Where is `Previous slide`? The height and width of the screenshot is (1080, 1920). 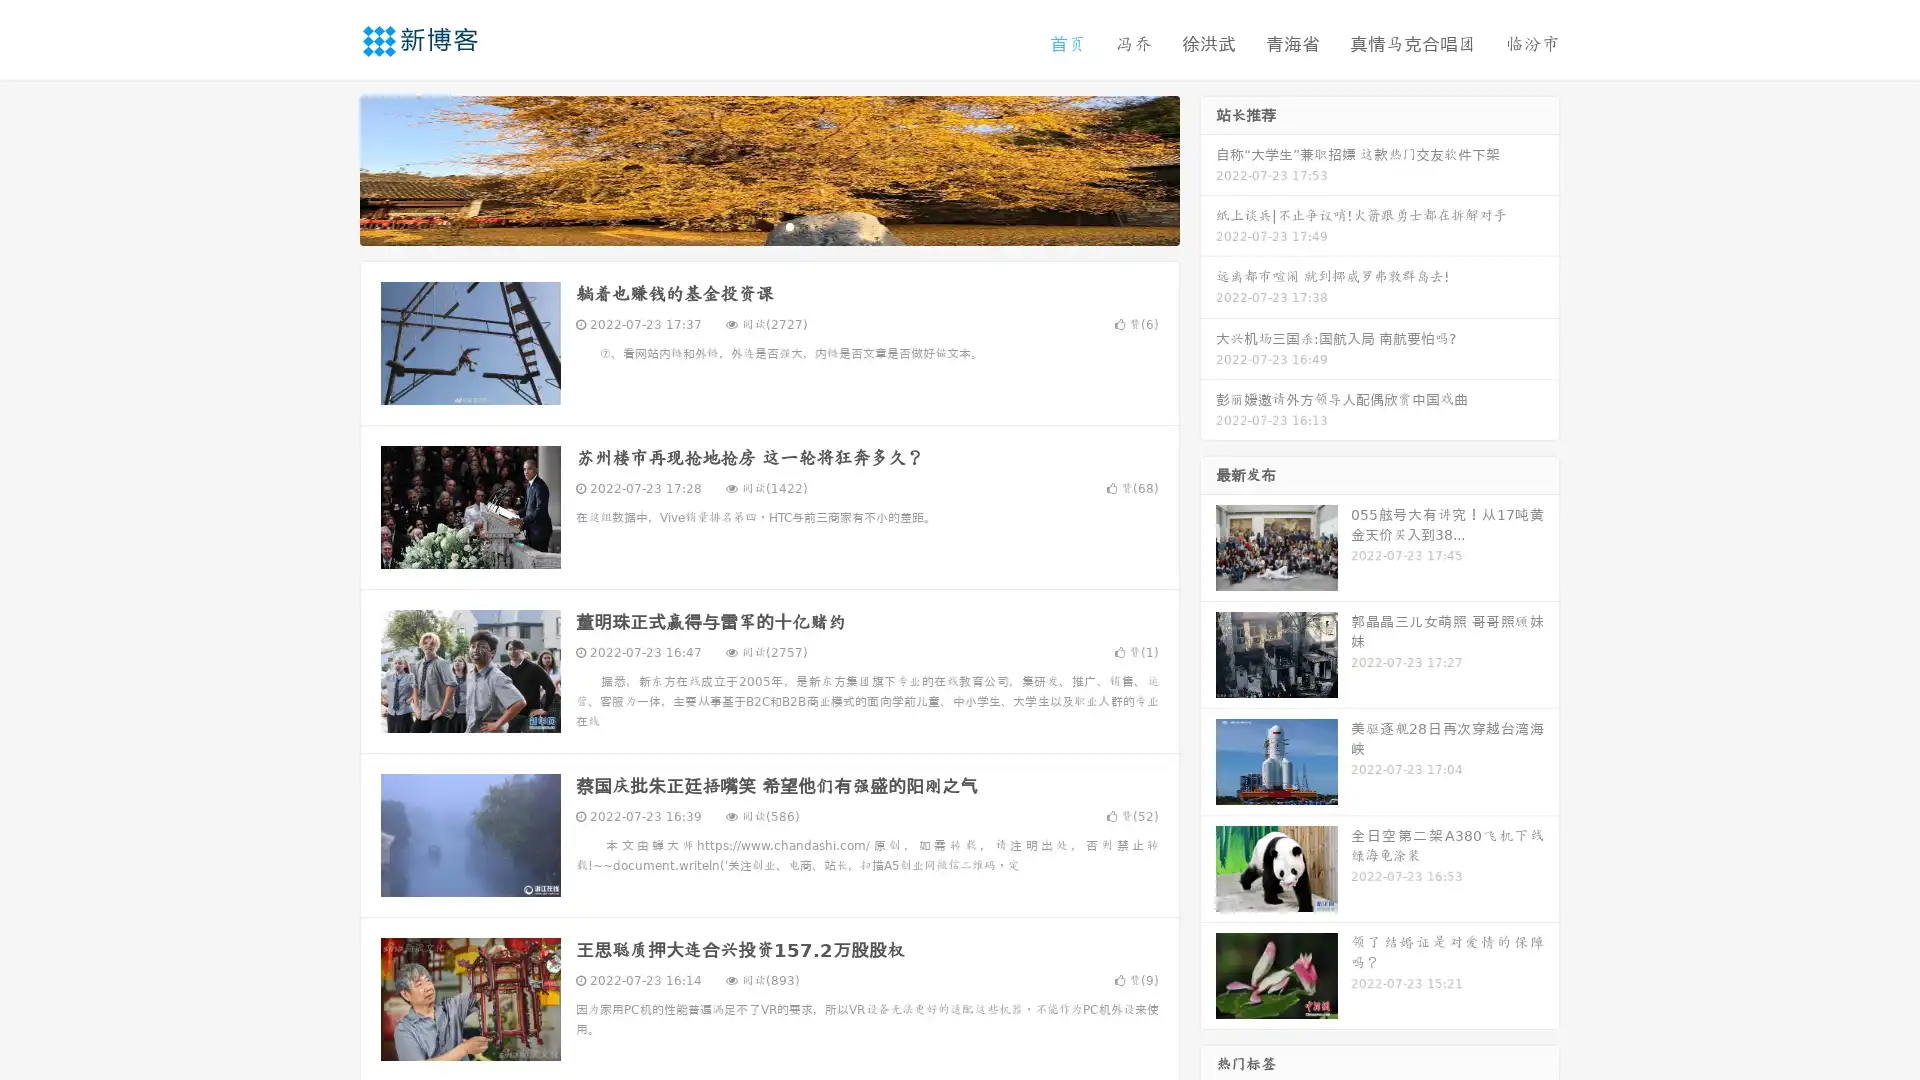 Previous slide is located at coordinates (330, 168).